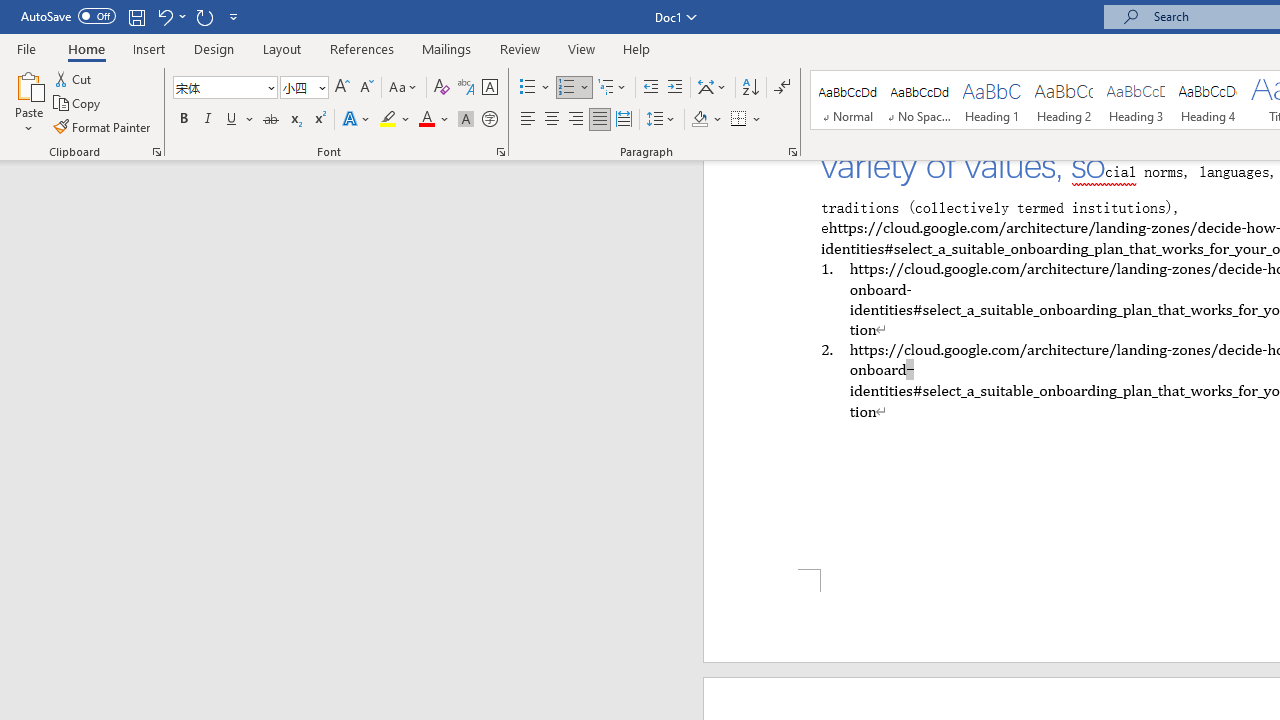 This screenshot has width=1280, height=720. What do you see at coordinates (388, 119) in the screenshot?
I see `'Text Highlight Color Yellow'` at bounding box center [388, 119].